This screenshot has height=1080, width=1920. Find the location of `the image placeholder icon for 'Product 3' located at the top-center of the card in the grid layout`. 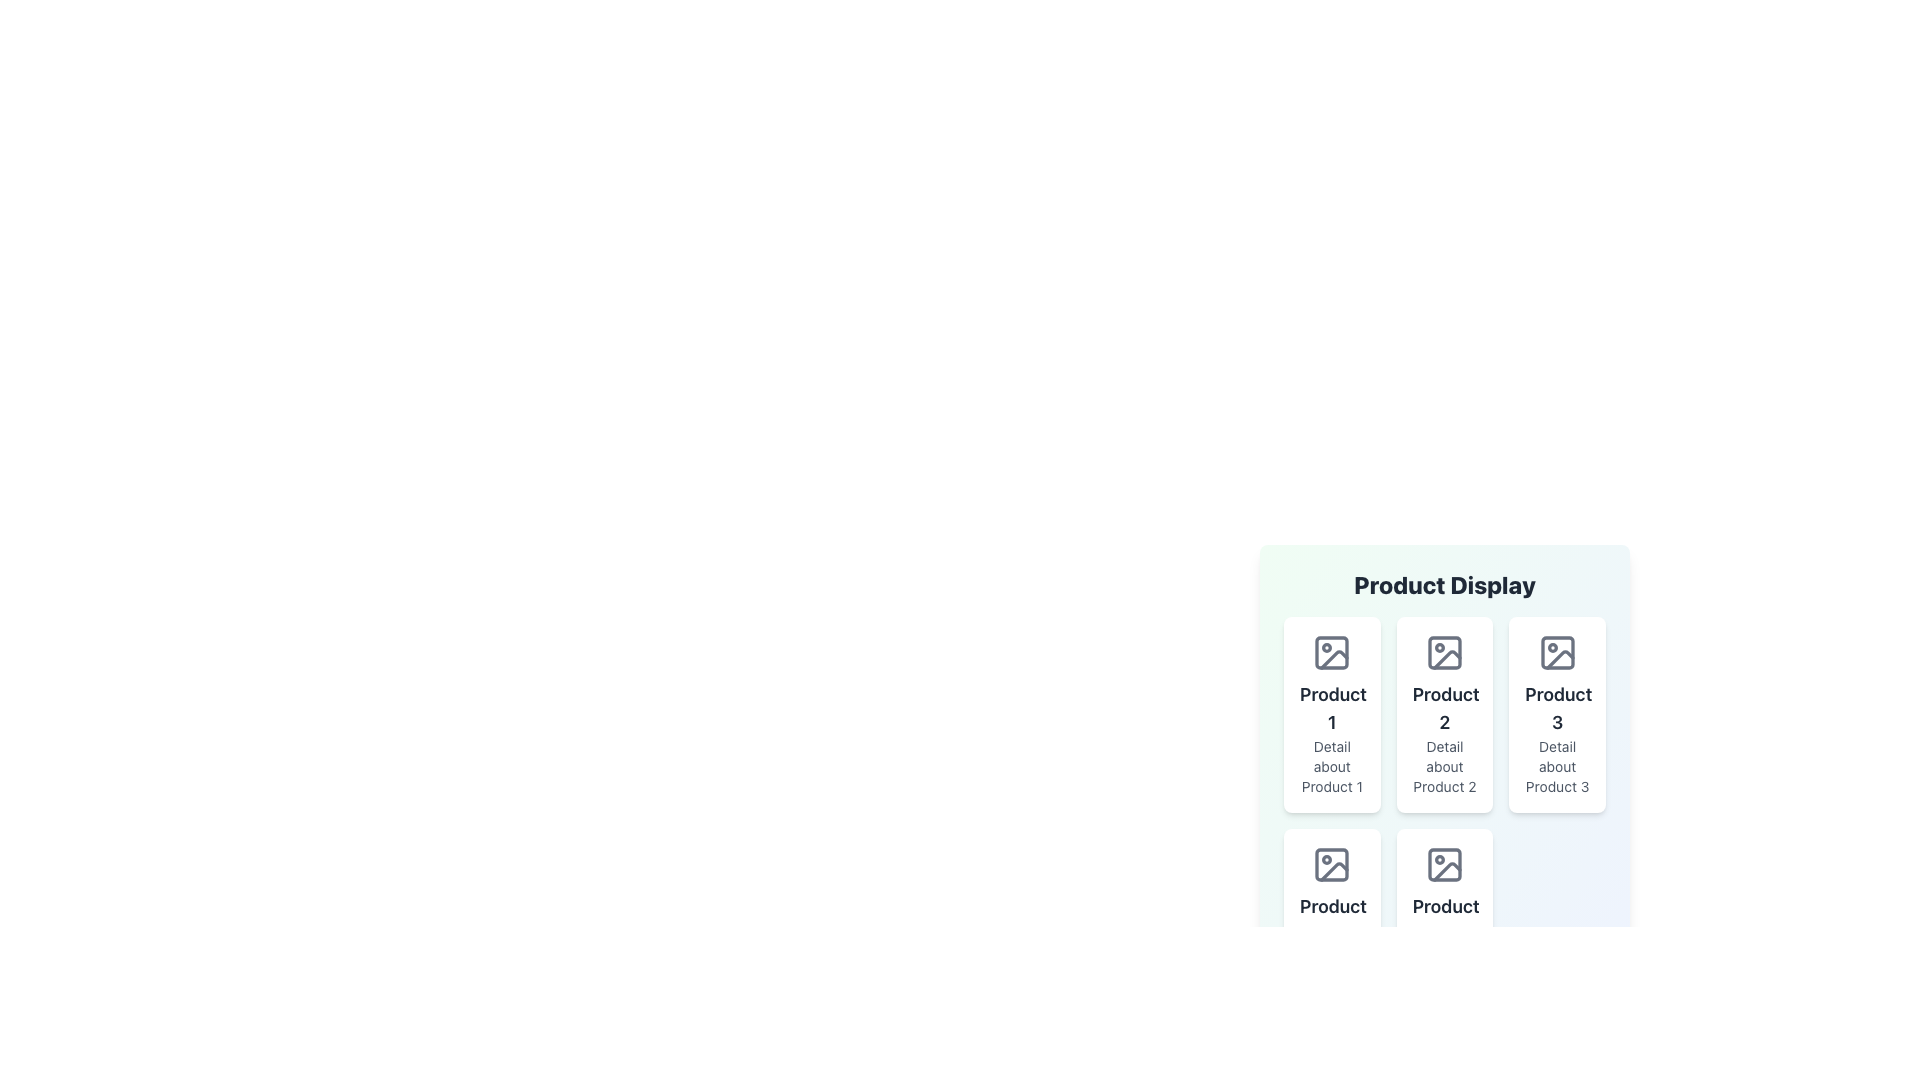

the image placeholder icon for 'Product 3' located at the top-center of the card in the grid layout is located at coordinates (1556, 652).